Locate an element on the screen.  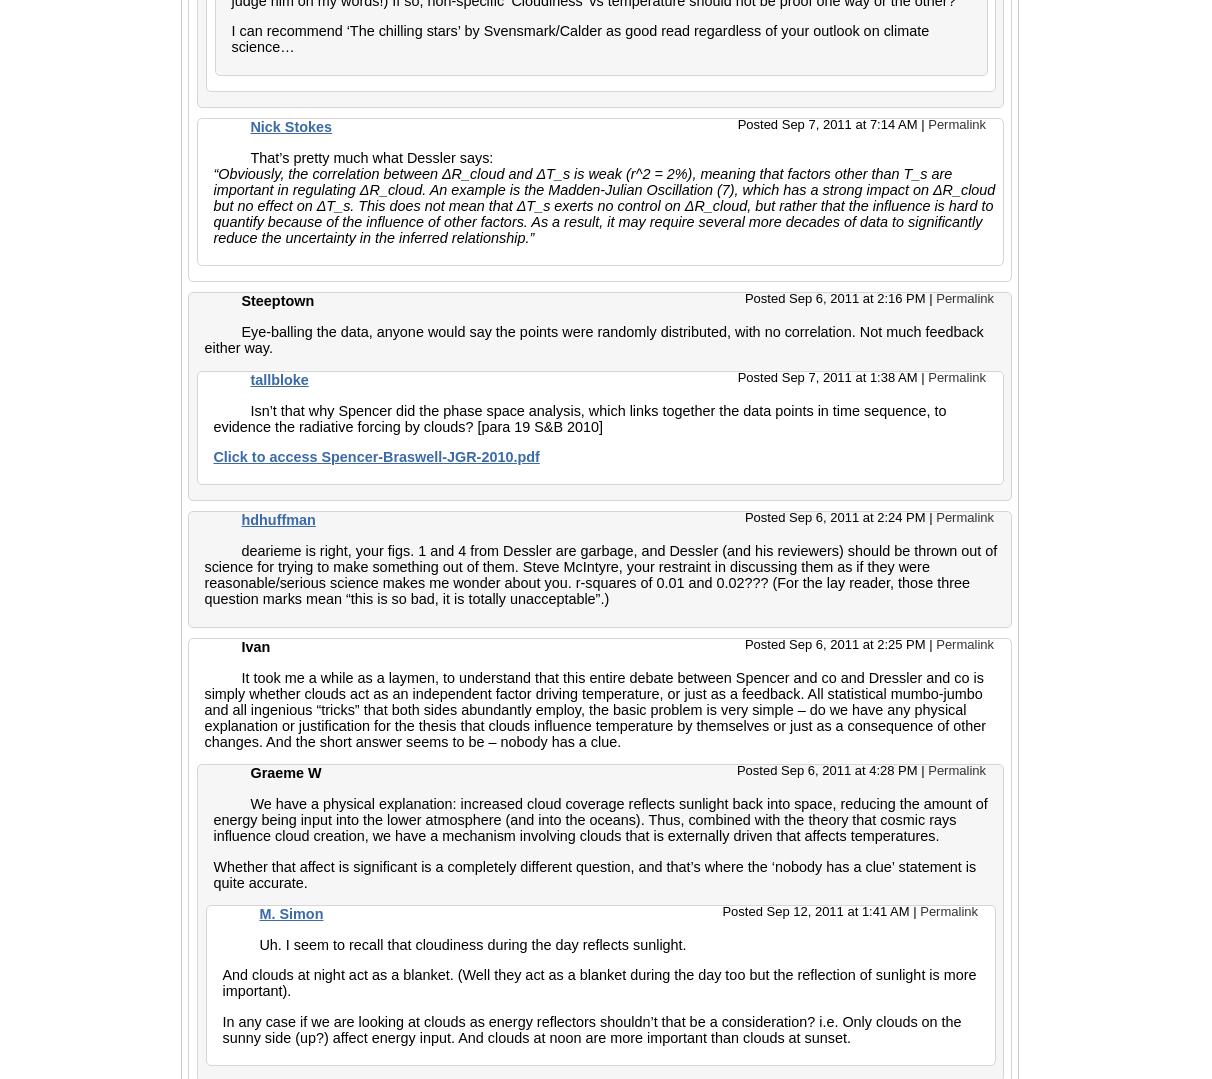
'Posted Sep 6, 2011 at 4:28 PM' is located at coordinates (827, 770).